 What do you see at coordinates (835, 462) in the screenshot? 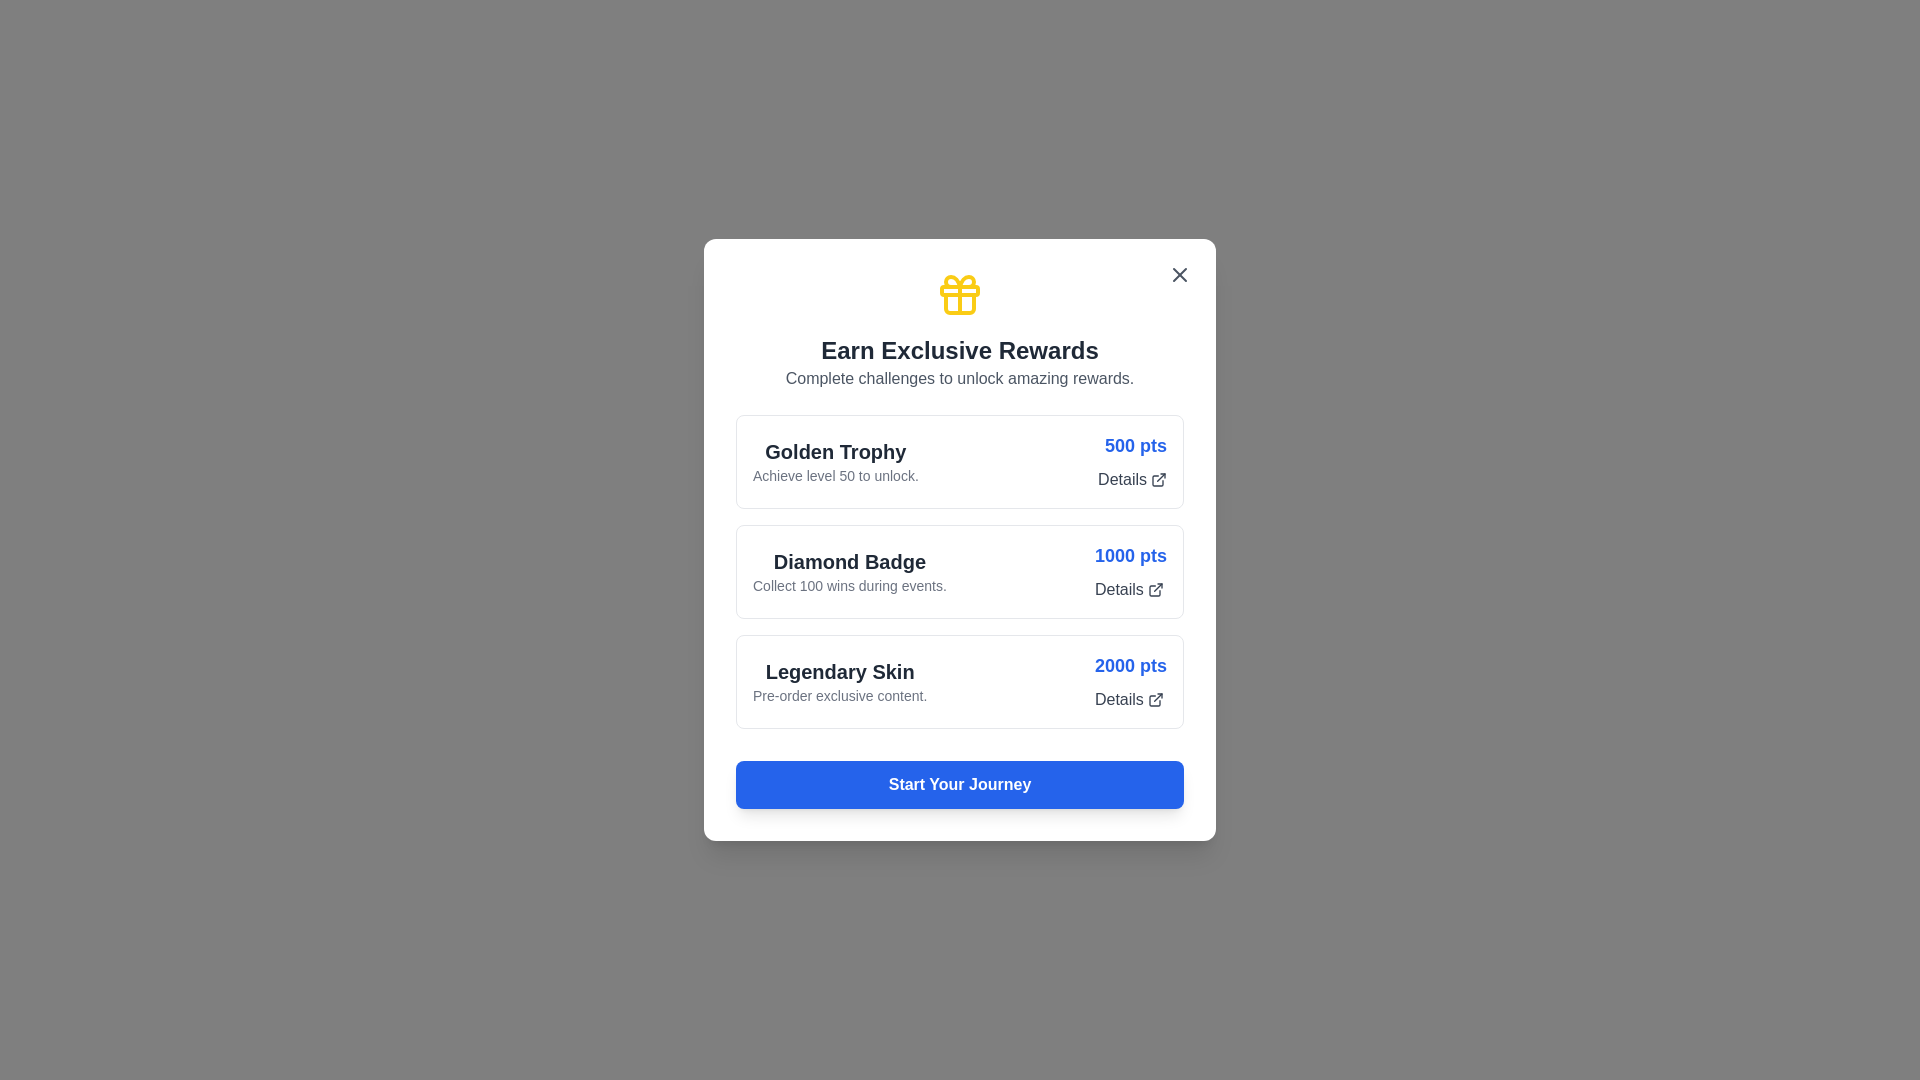
I see `the Text Display that conveys information about unlocking the 'Golden Trophy' reward by achieving level 50, located in the first row of the list inside the 'Earn Exclusive Rewards' modal` at bounding box center [835, 462].